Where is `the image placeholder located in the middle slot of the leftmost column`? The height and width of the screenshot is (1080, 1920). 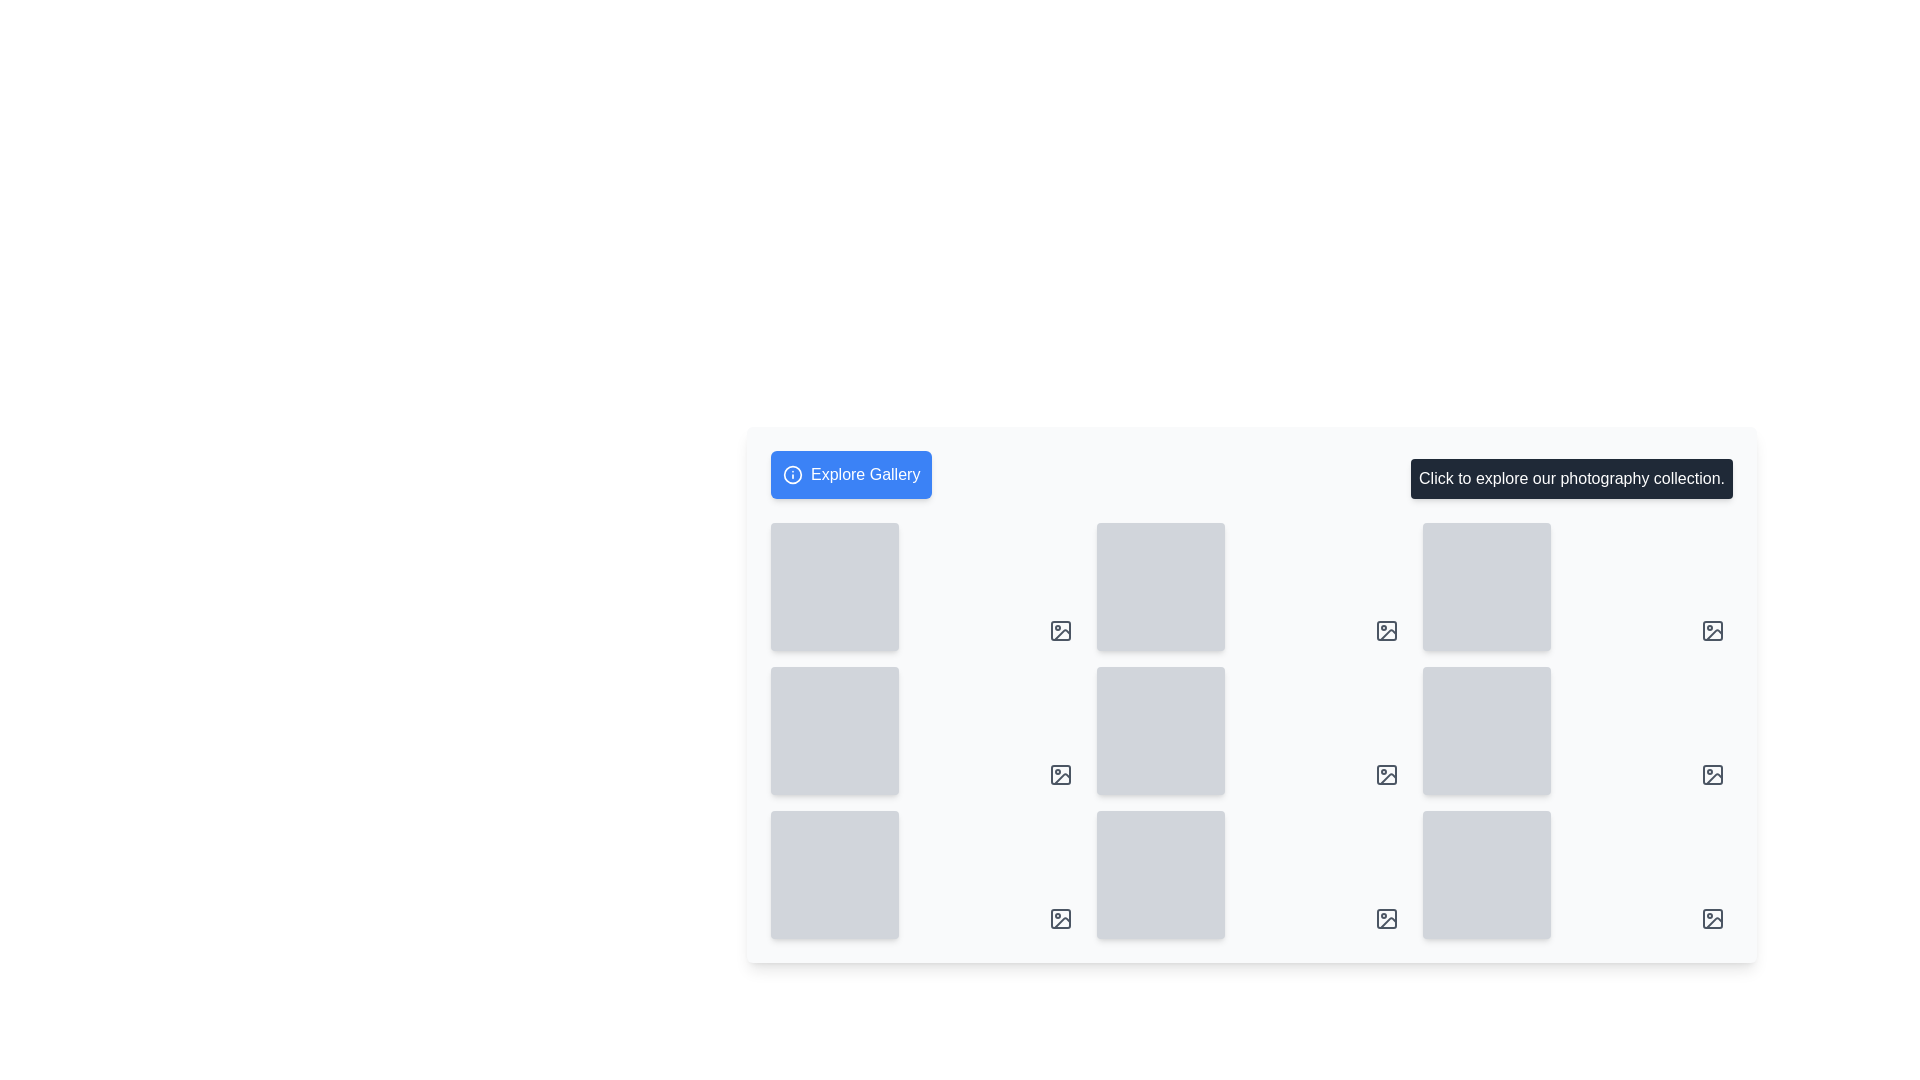
the image placeholder located in the middle slot of the leftmost column is located at coordinates (925, 731).